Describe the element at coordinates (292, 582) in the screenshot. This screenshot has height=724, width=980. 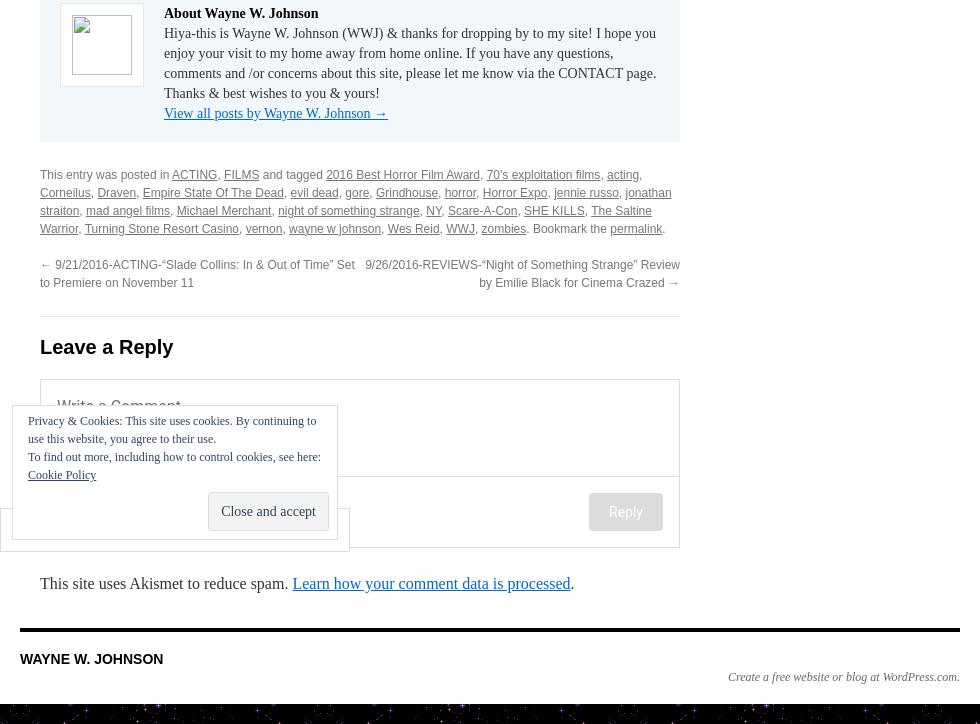
I see `'Learn how your comment data is processed'` at that location.